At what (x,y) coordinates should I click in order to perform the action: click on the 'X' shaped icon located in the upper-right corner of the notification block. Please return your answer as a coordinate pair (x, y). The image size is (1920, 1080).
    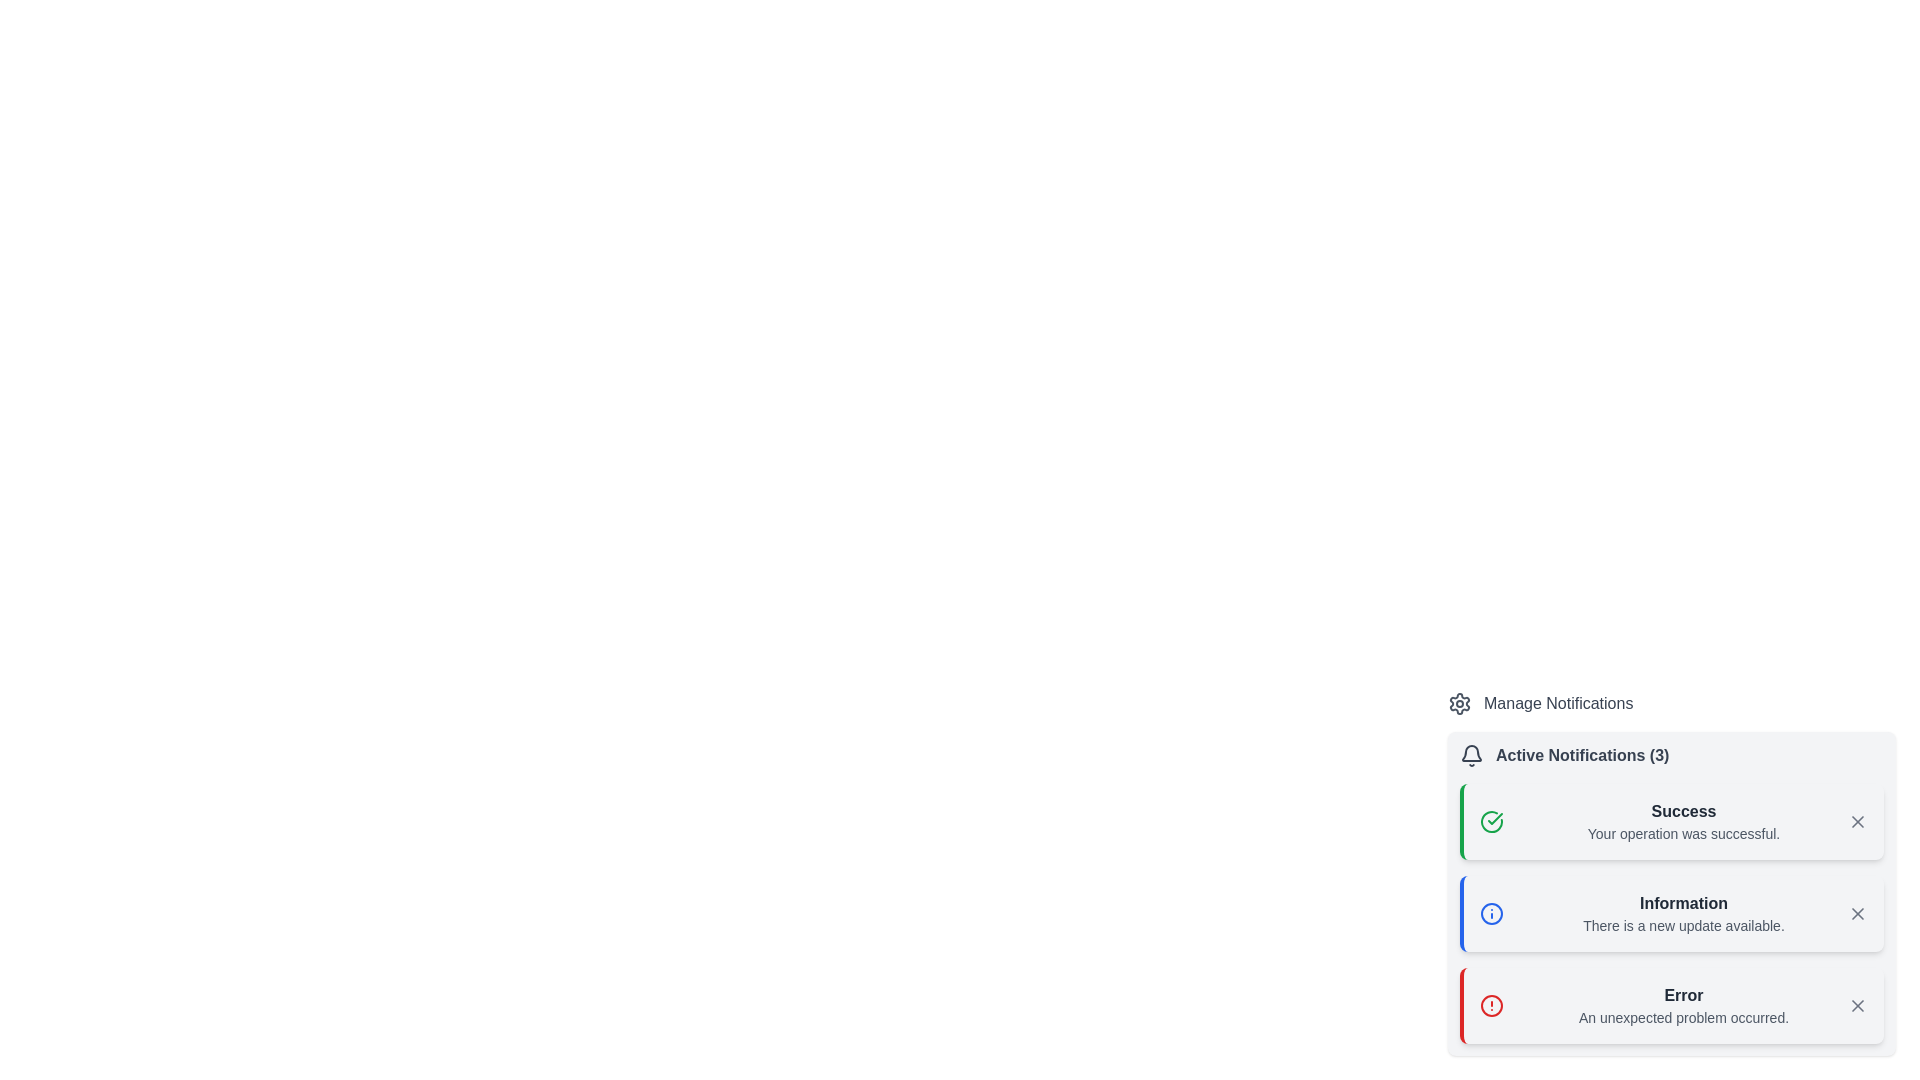
    Looking at the image, I should click on (1856, 1006).